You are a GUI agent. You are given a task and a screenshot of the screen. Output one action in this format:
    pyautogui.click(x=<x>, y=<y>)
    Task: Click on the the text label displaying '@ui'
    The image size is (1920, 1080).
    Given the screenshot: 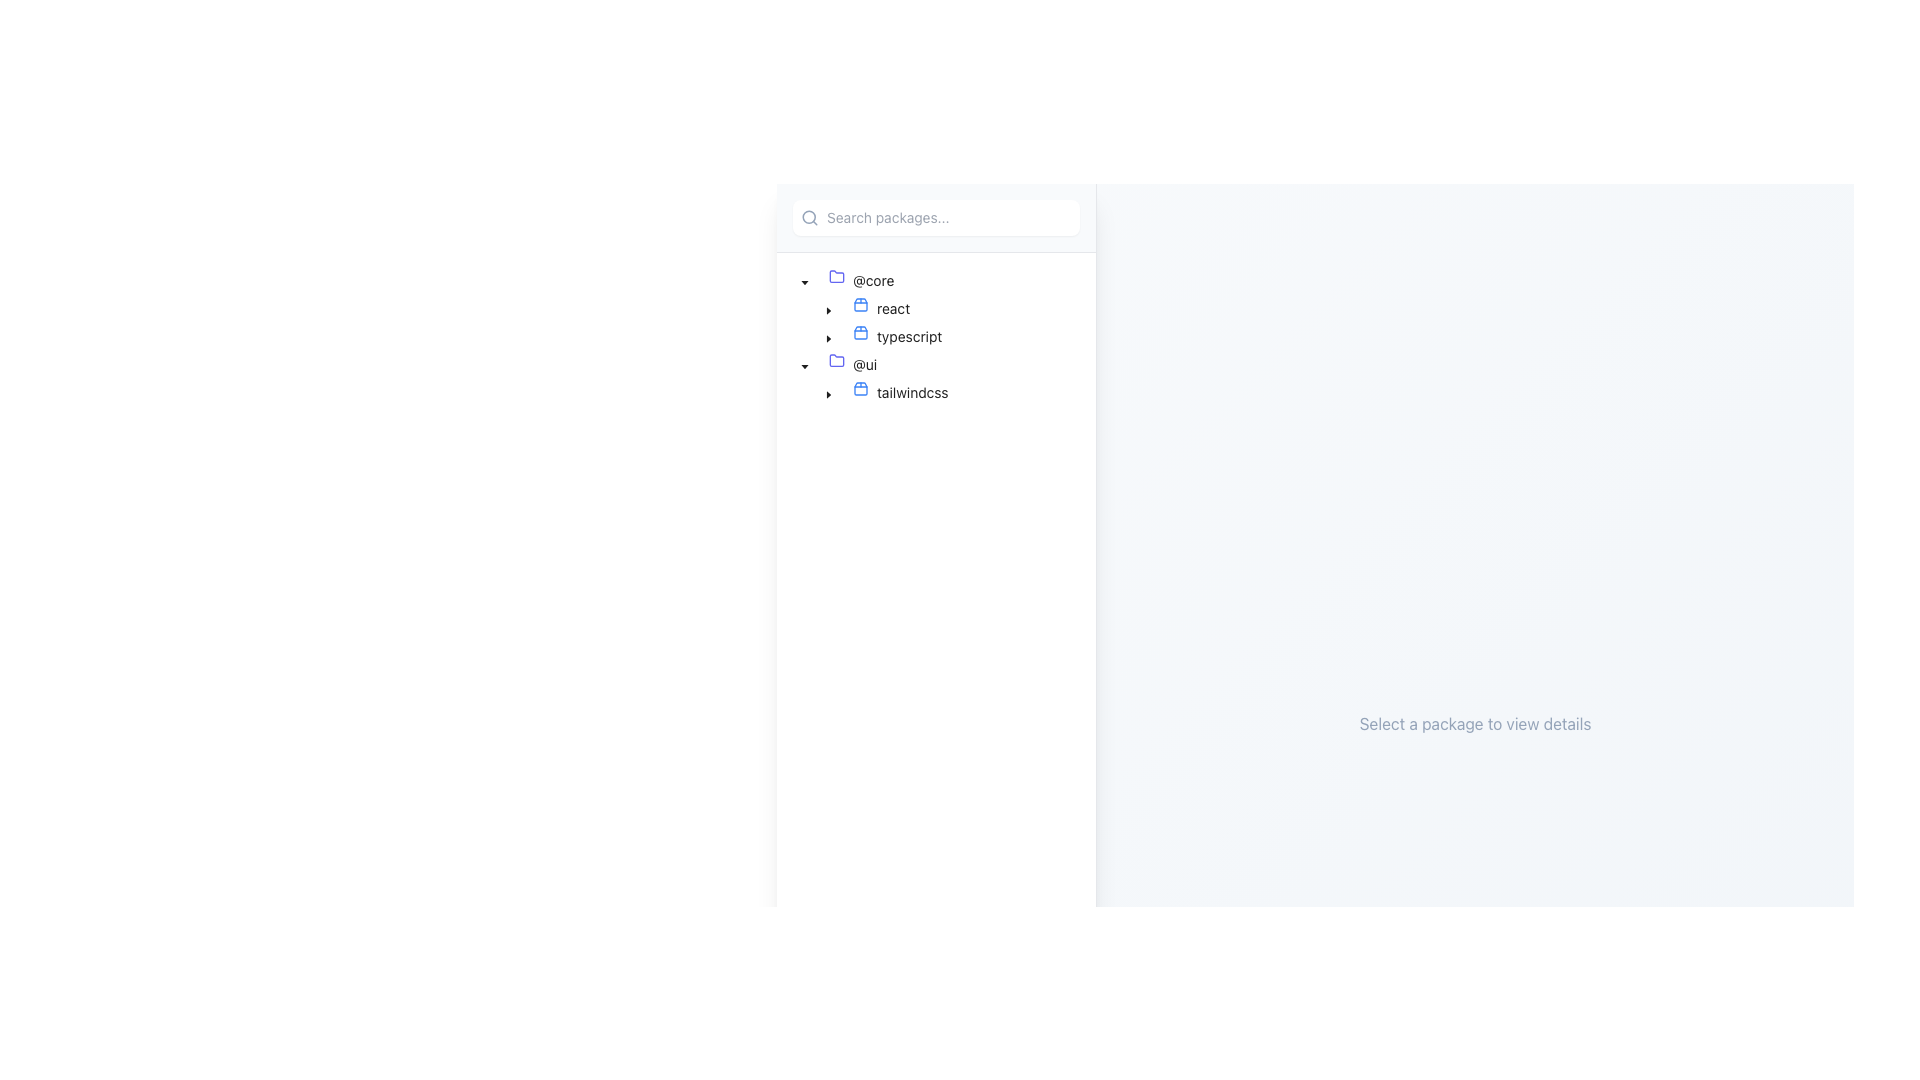 What is the action you would take?
    pyautogui.click(x=864, y=363)
    